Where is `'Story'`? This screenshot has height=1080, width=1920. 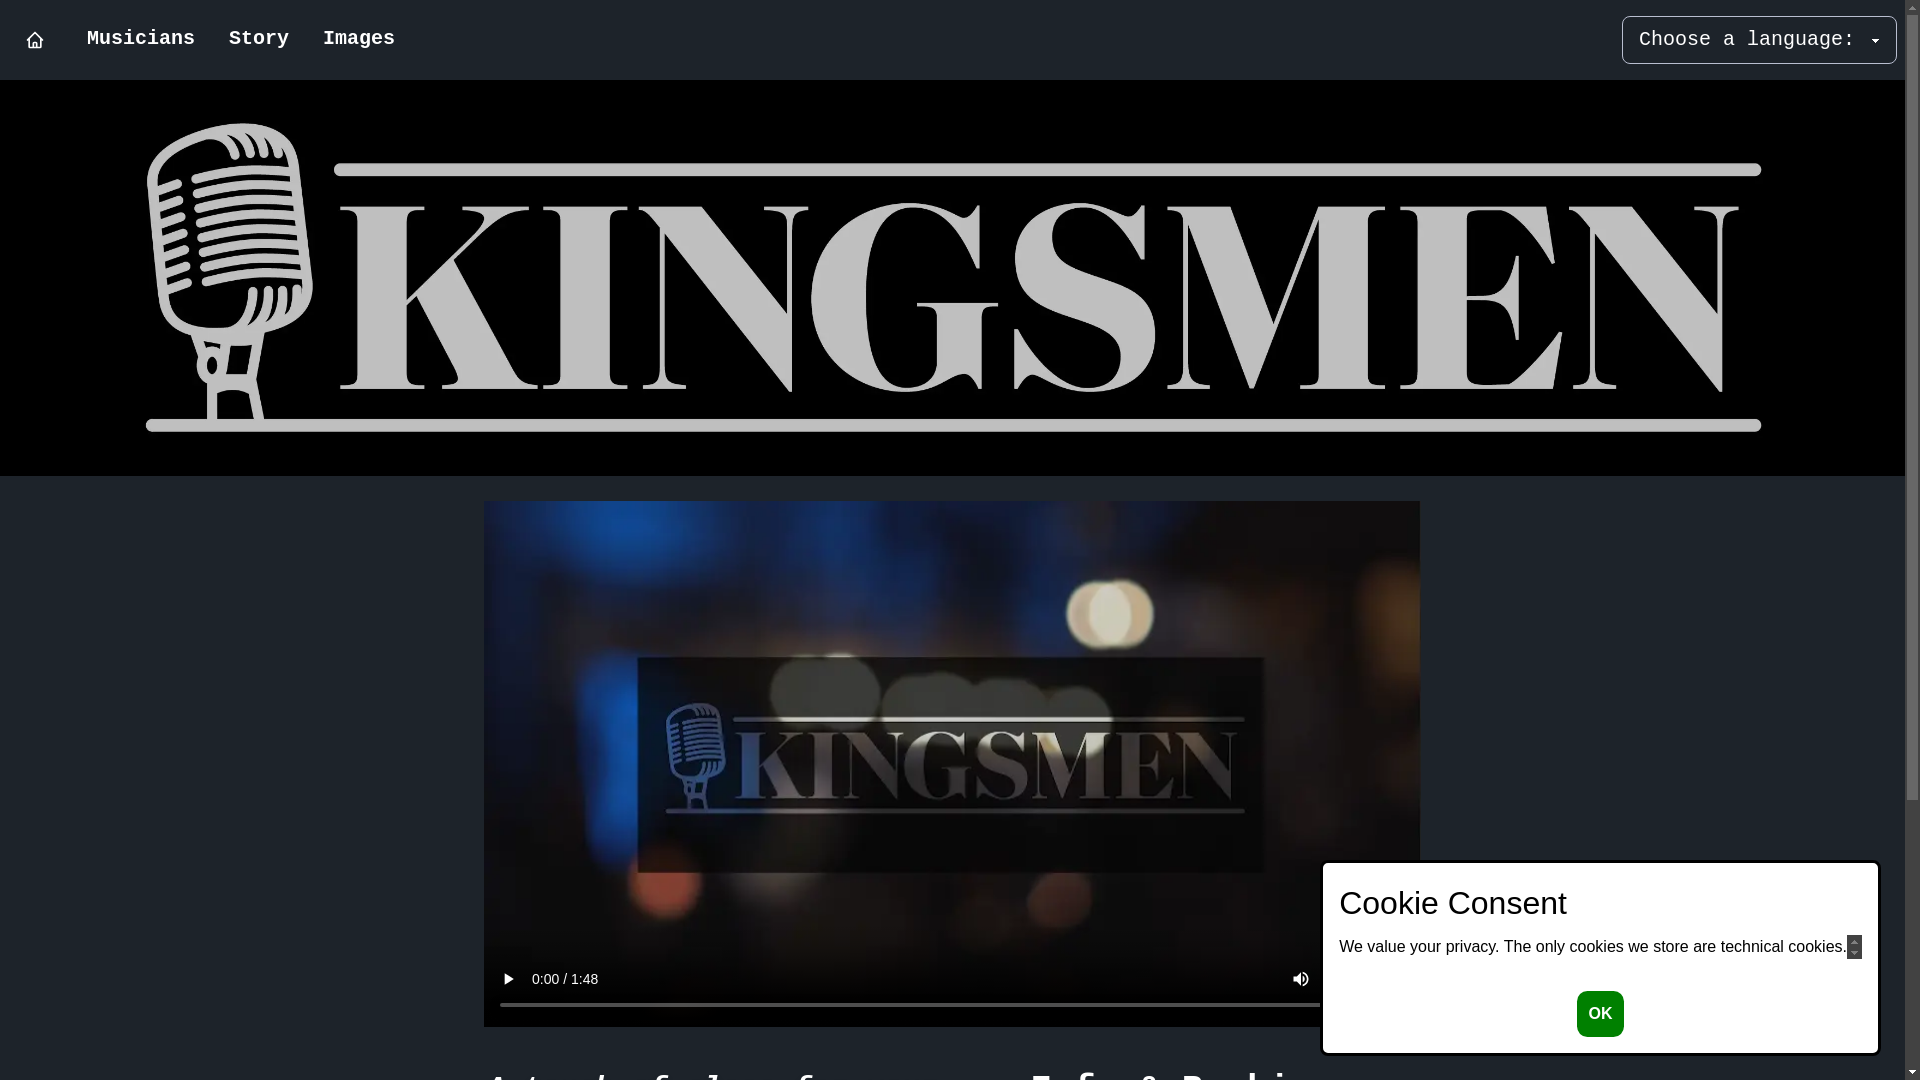
'Story' is located at coordinates (211, 39).